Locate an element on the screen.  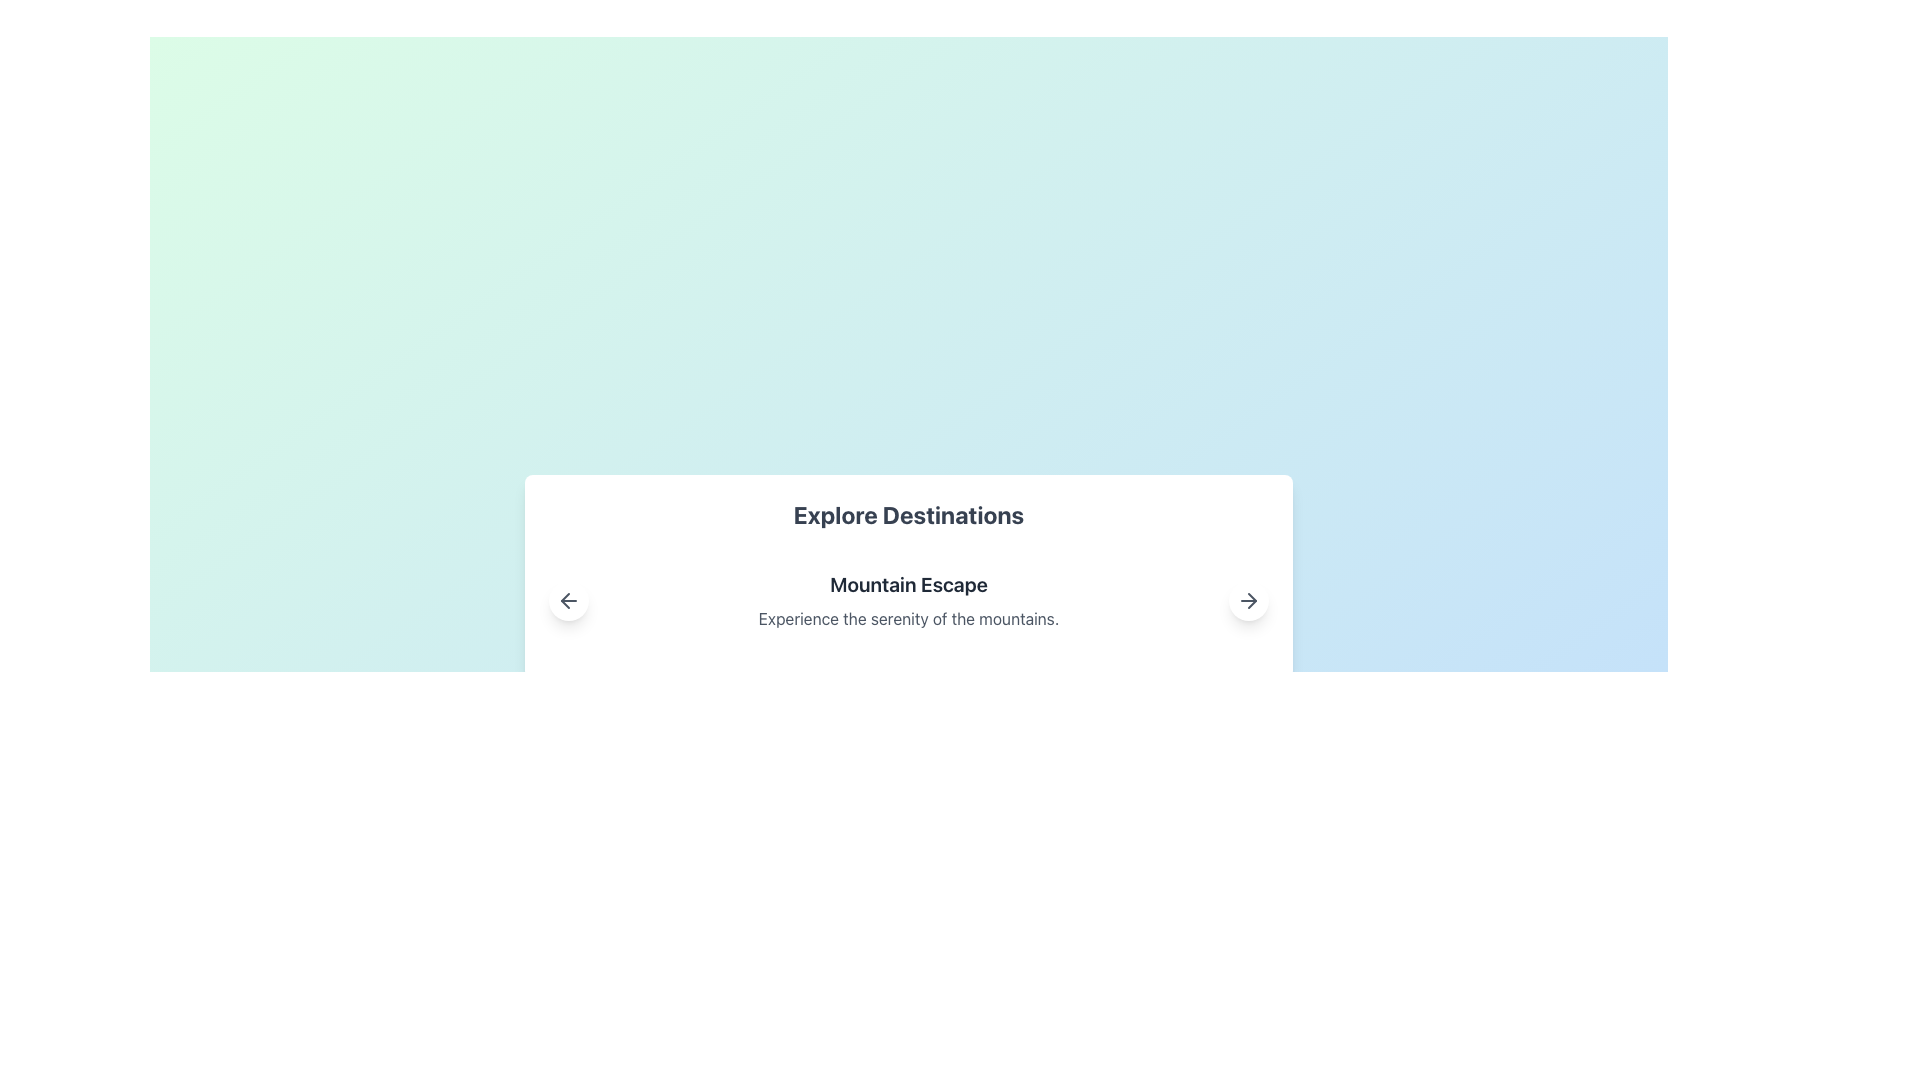
the text label displaying 'Mountain Escape', which is styled with a large bold font in black on a white background, positioned above another text label is located at coordinates (907, 585).